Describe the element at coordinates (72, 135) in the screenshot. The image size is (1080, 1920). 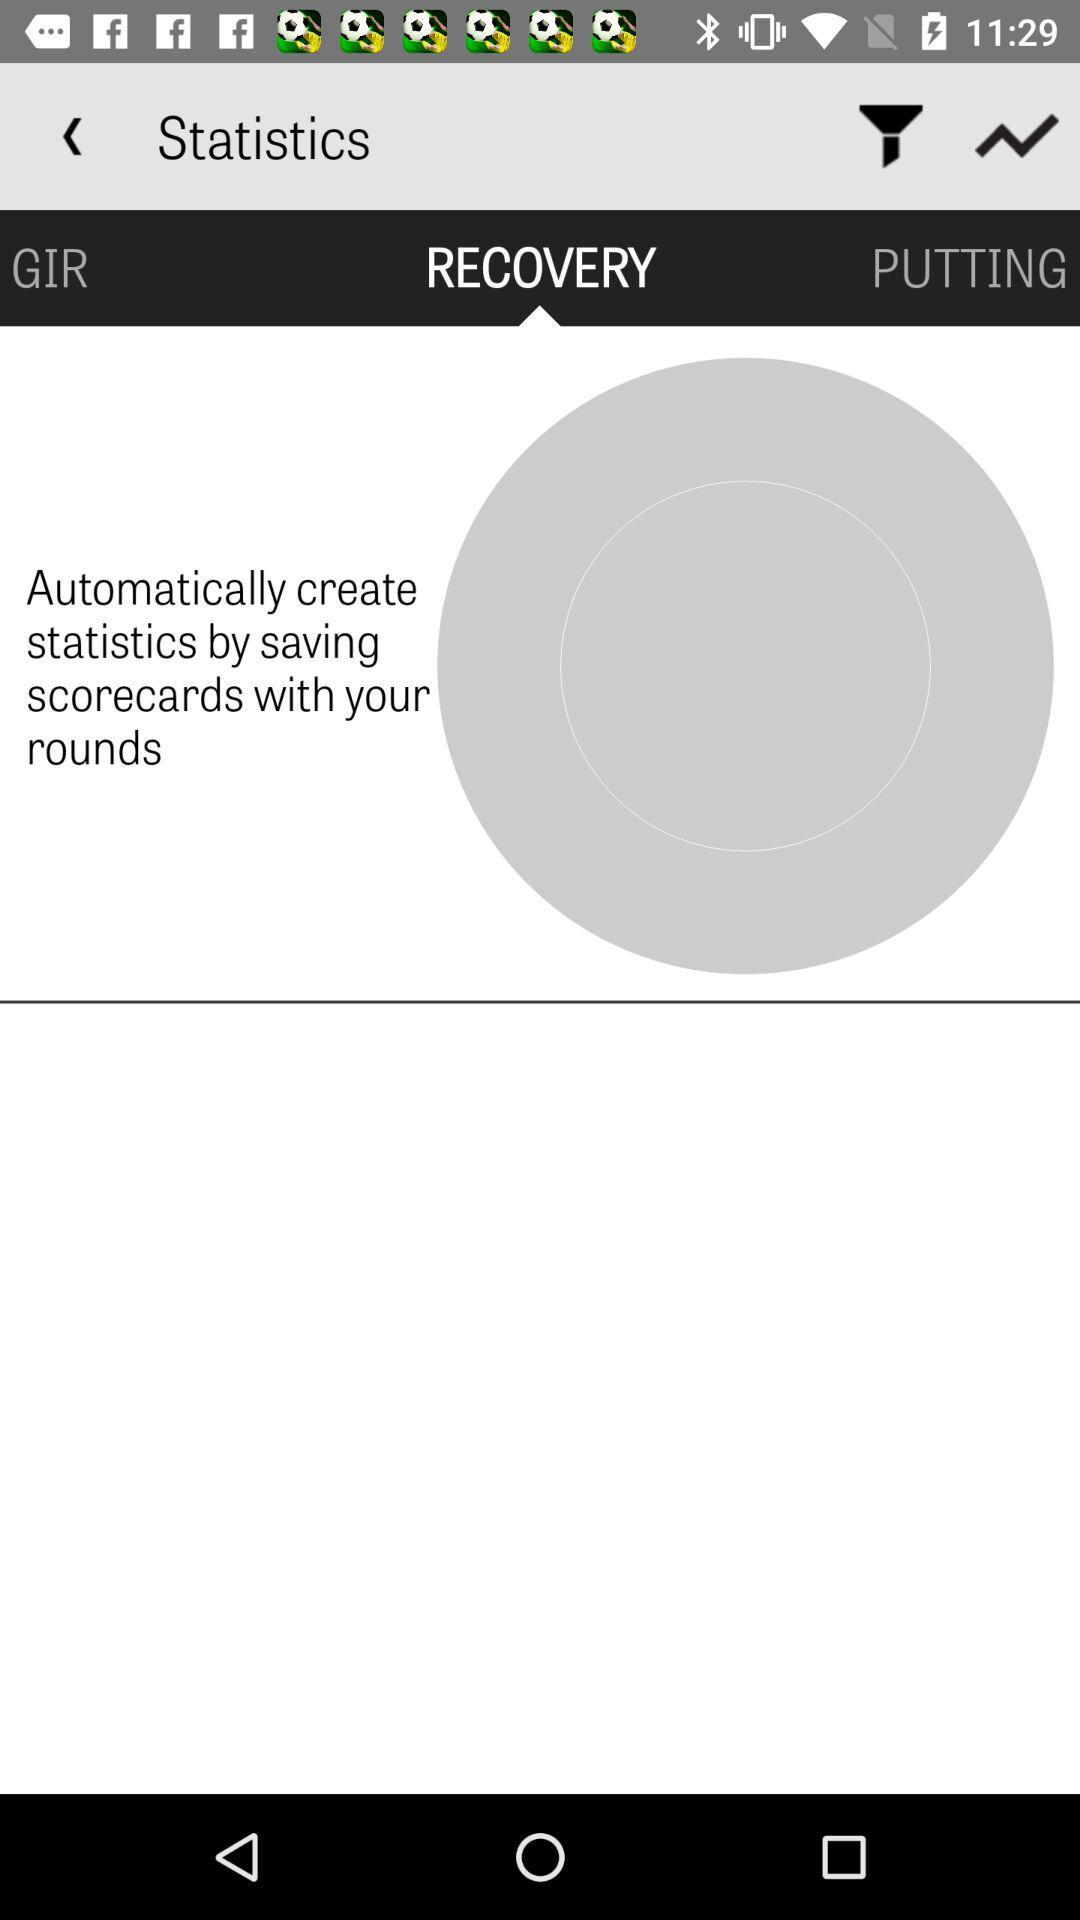
I see `the app next to the statistics app` at that location.